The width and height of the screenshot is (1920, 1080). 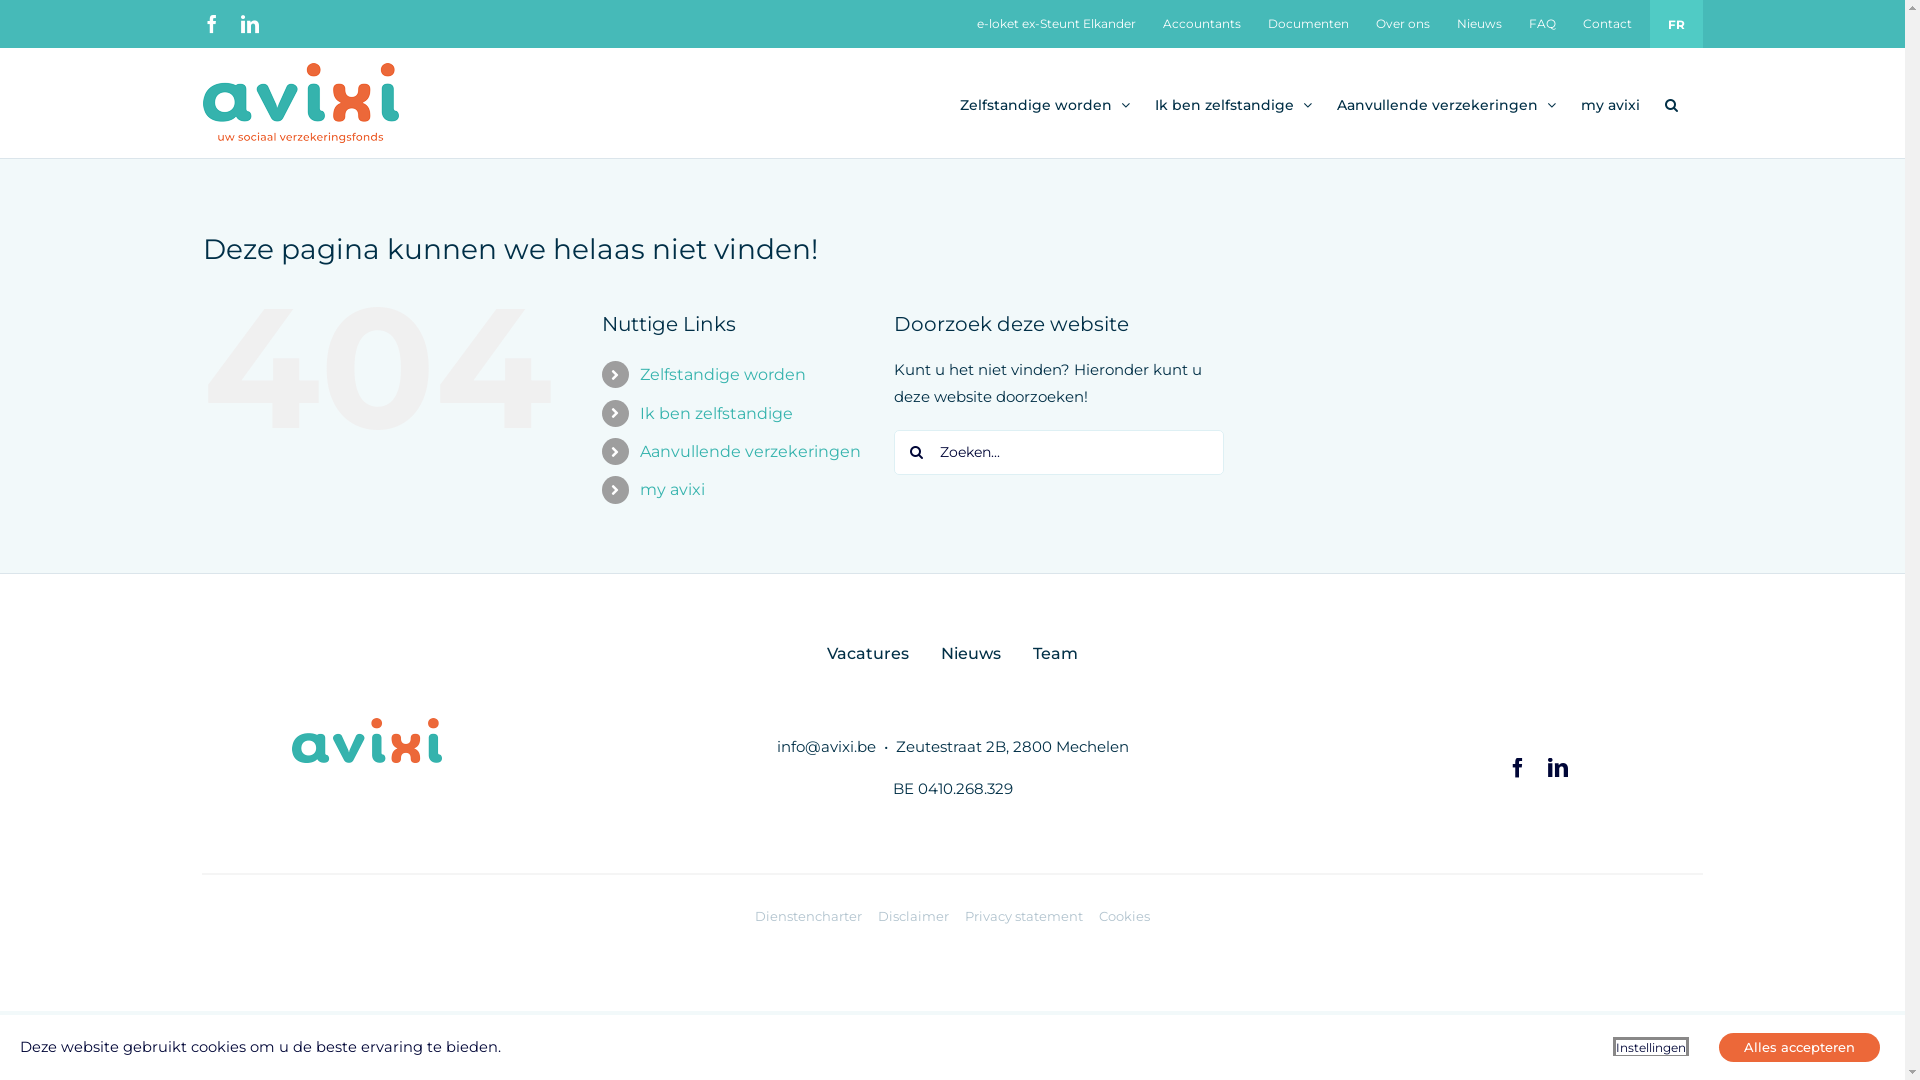 I want to click on 'Instellingen', so click(x=1651, y=1045).